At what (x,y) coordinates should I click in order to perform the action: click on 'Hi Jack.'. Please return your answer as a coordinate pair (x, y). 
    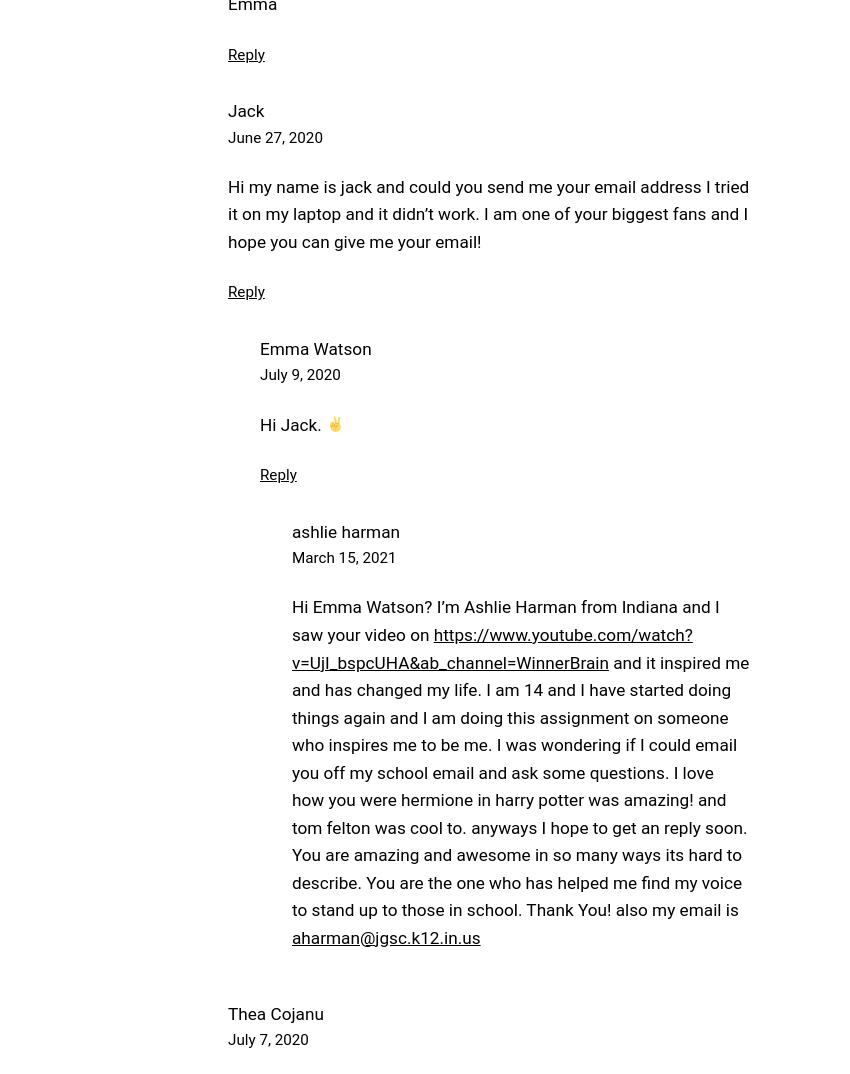
    Looking at the image, I should click on (291, 424).